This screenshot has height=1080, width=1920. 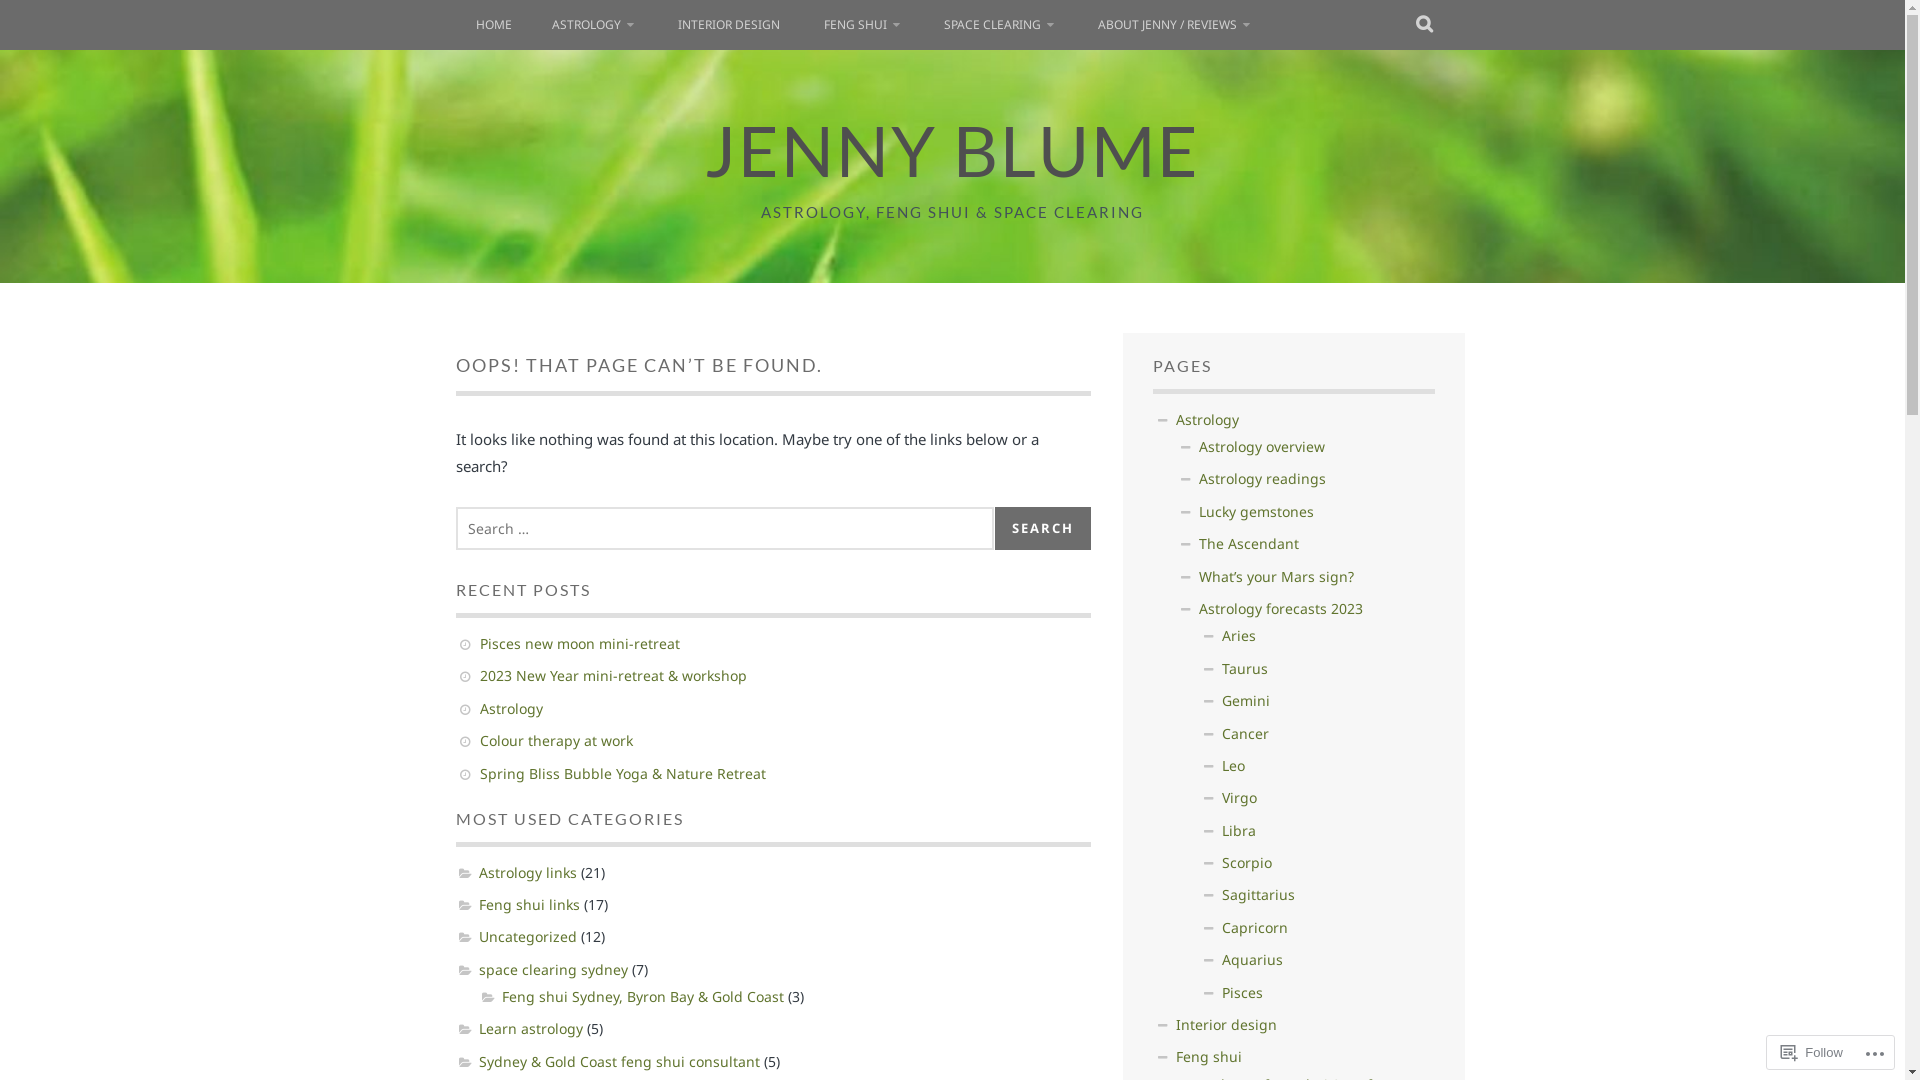 I want to click on 'Virgo', so click(x=1238, y=796).